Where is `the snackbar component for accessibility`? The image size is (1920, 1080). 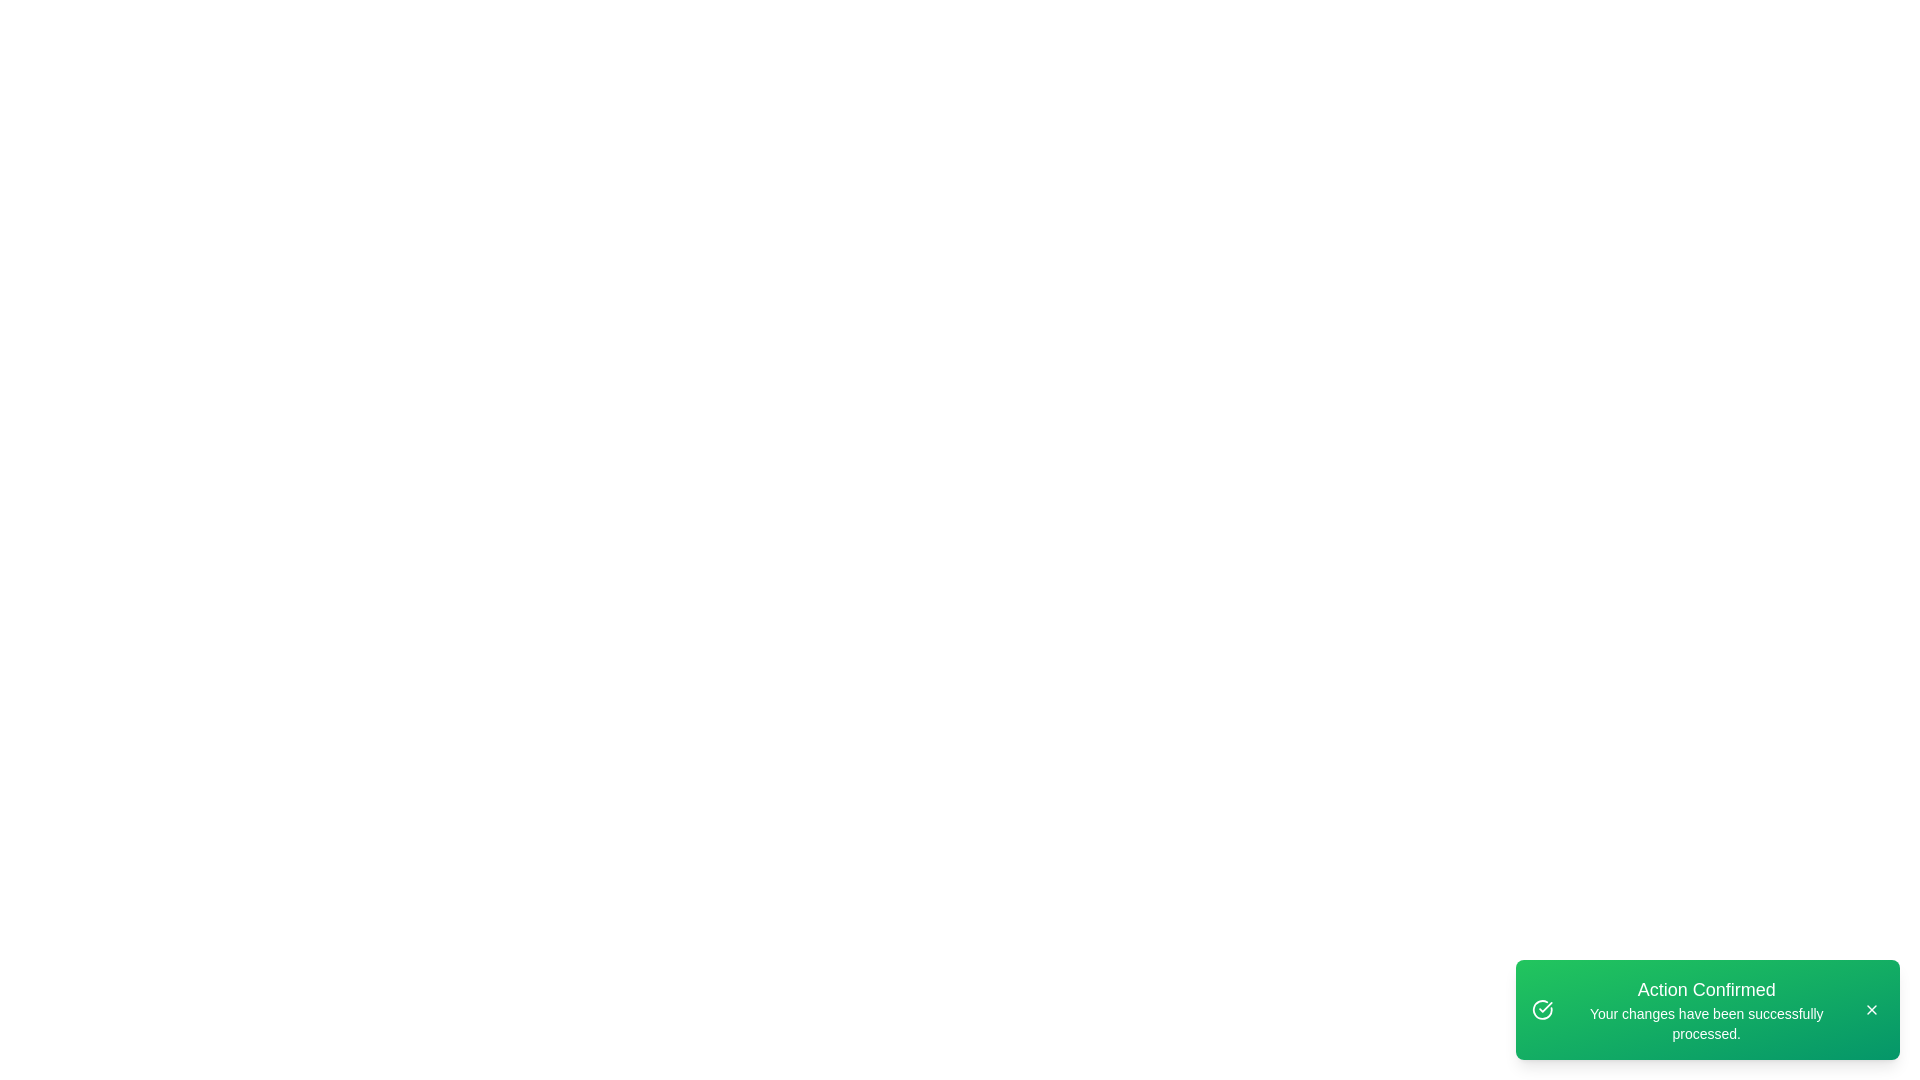
the snackbar component for accessibility is located at coordinates (1707, 1010).